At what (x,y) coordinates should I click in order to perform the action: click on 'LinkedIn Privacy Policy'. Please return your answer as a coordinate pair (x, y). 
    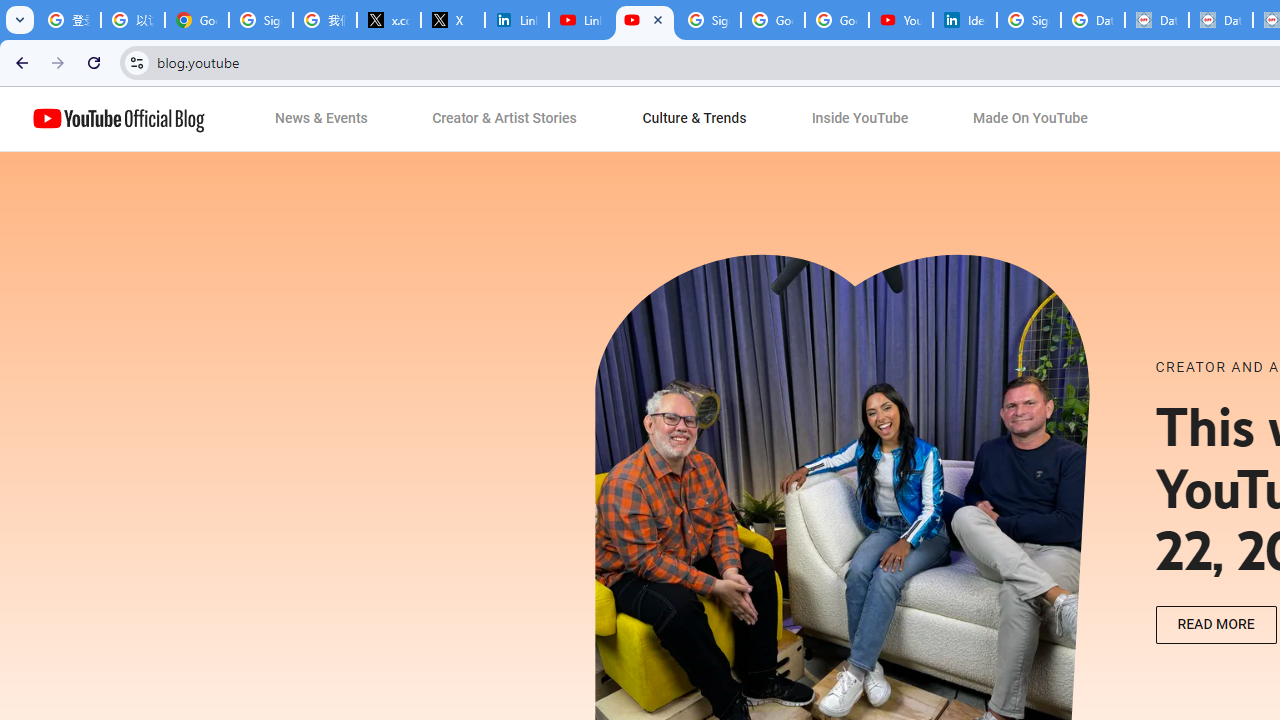
    Looking at the image, I should click on (517, 20).